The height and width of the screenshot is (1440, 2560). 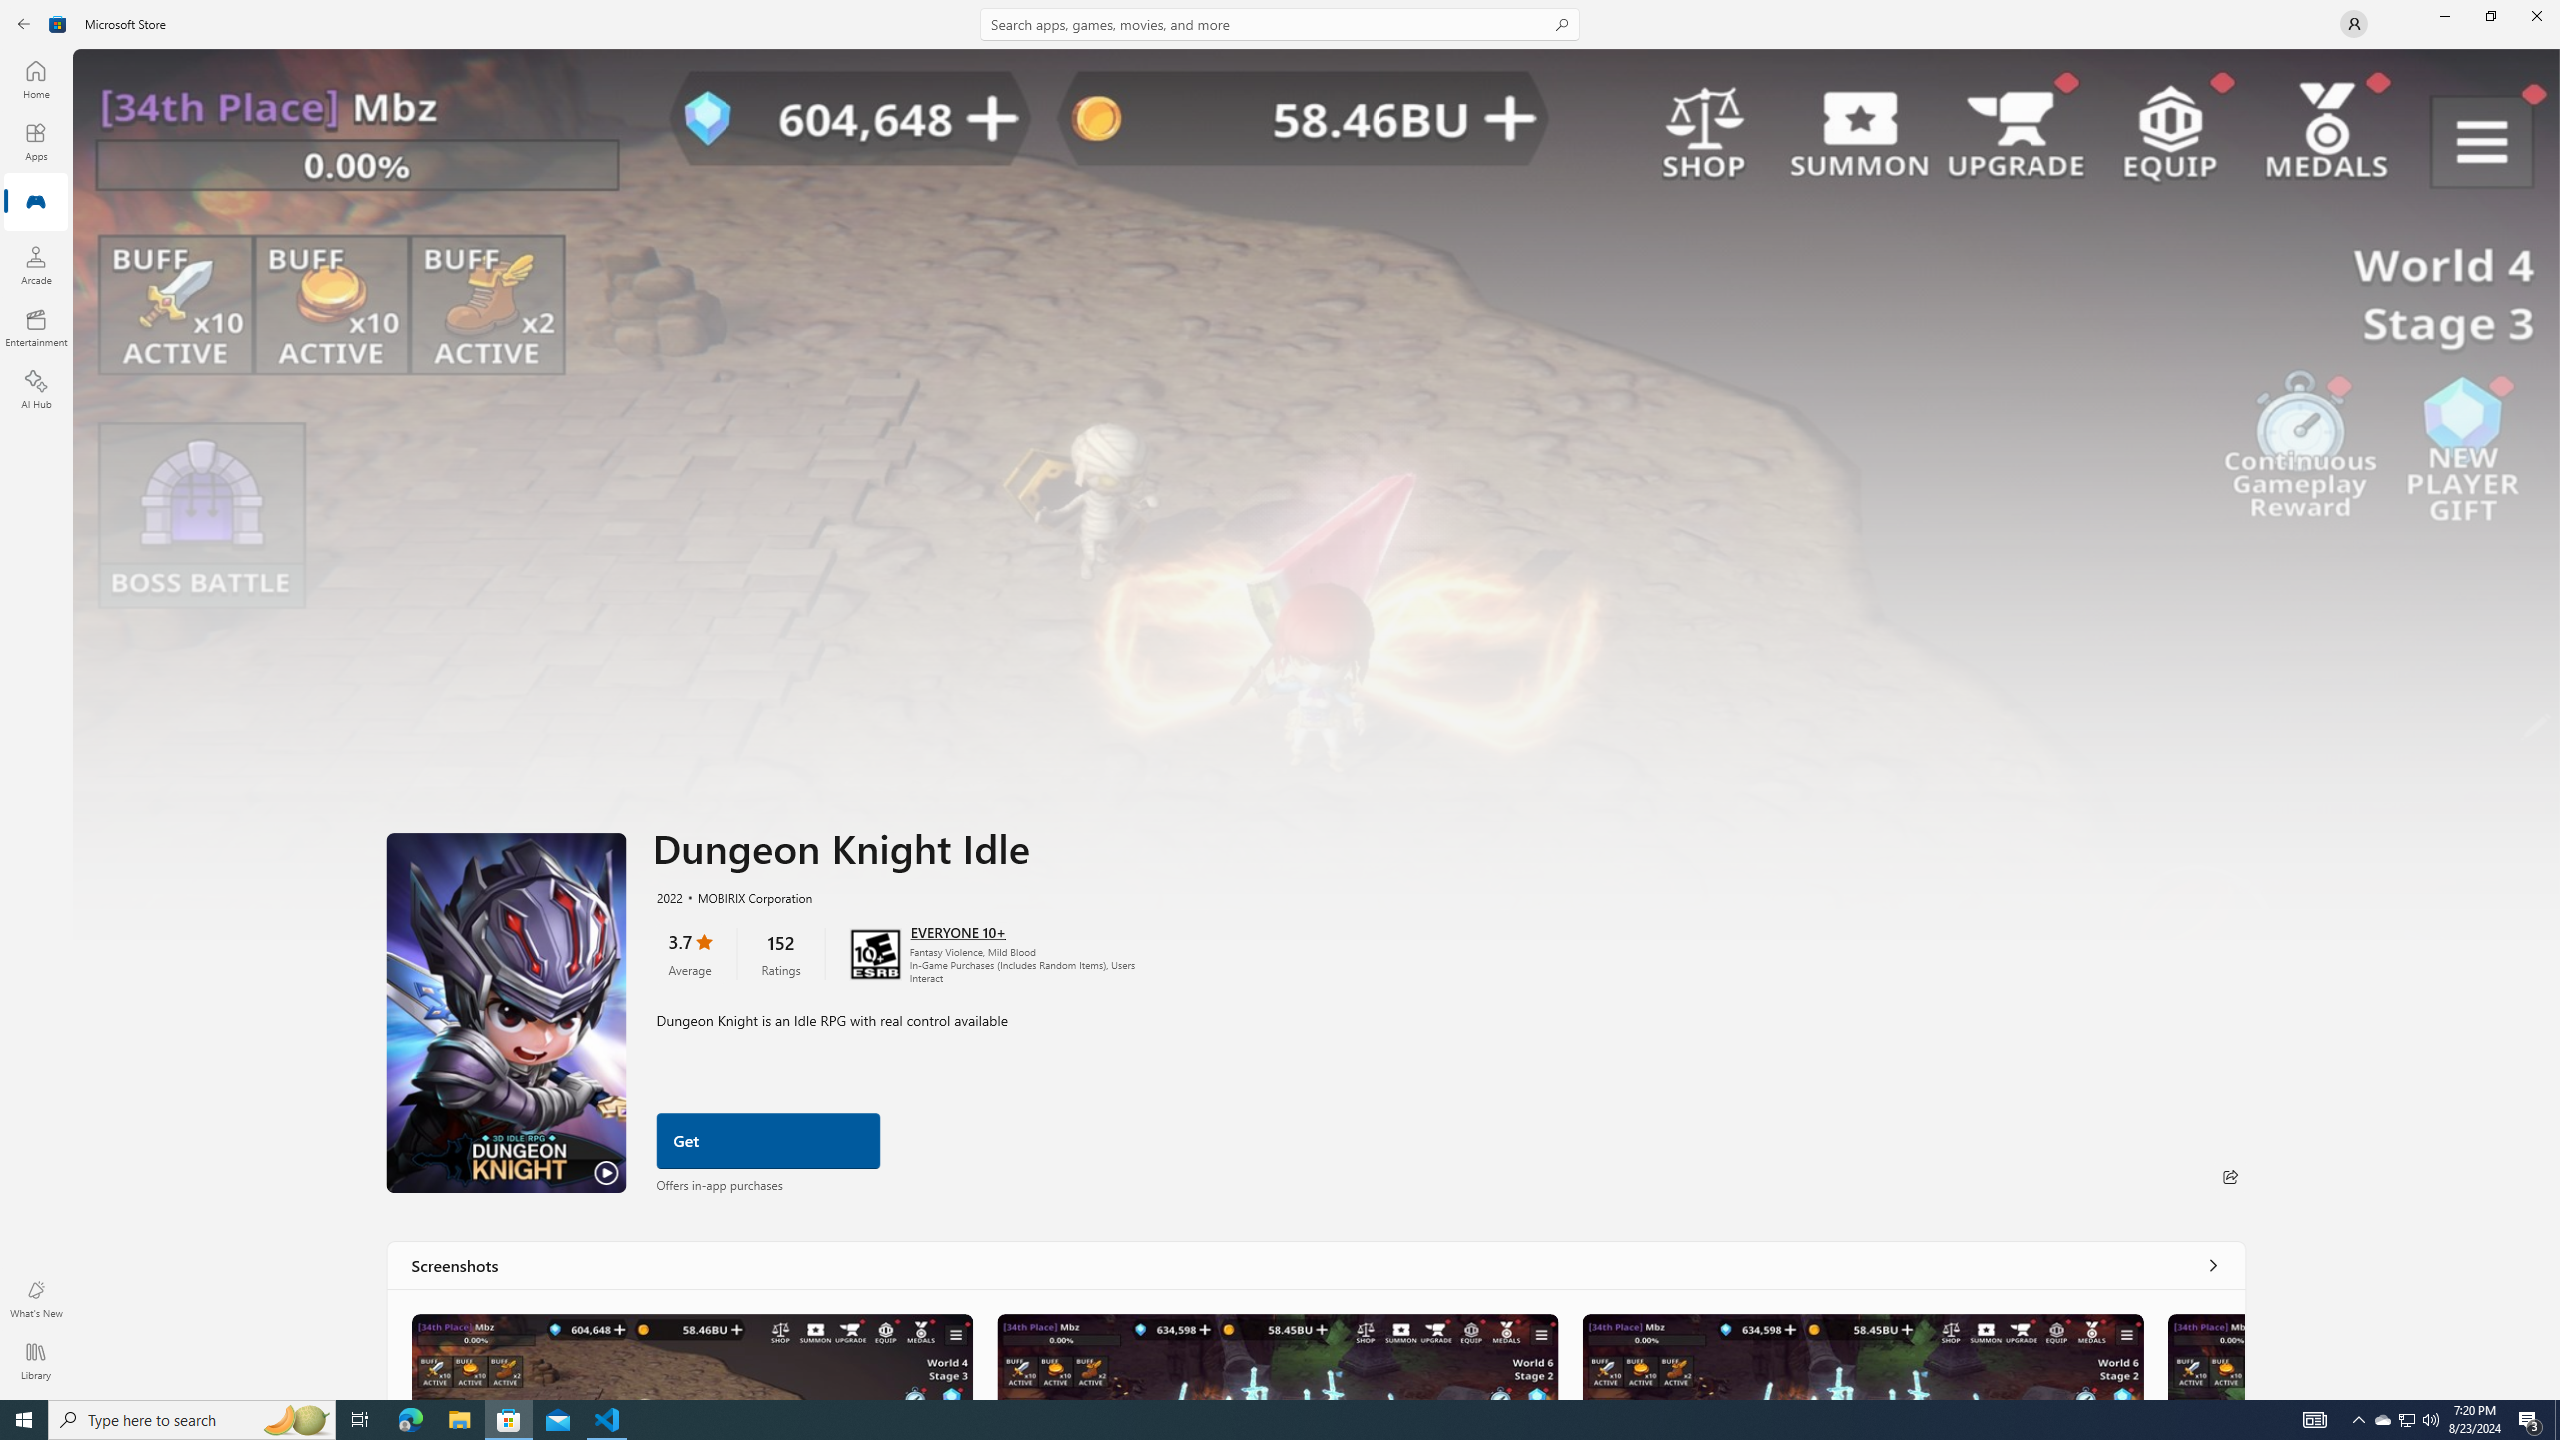 What do you see at coordinates (1275, 1355) in the screenshot?
I see `'Screenshot 2'` at bounding box center [1275, 1355].